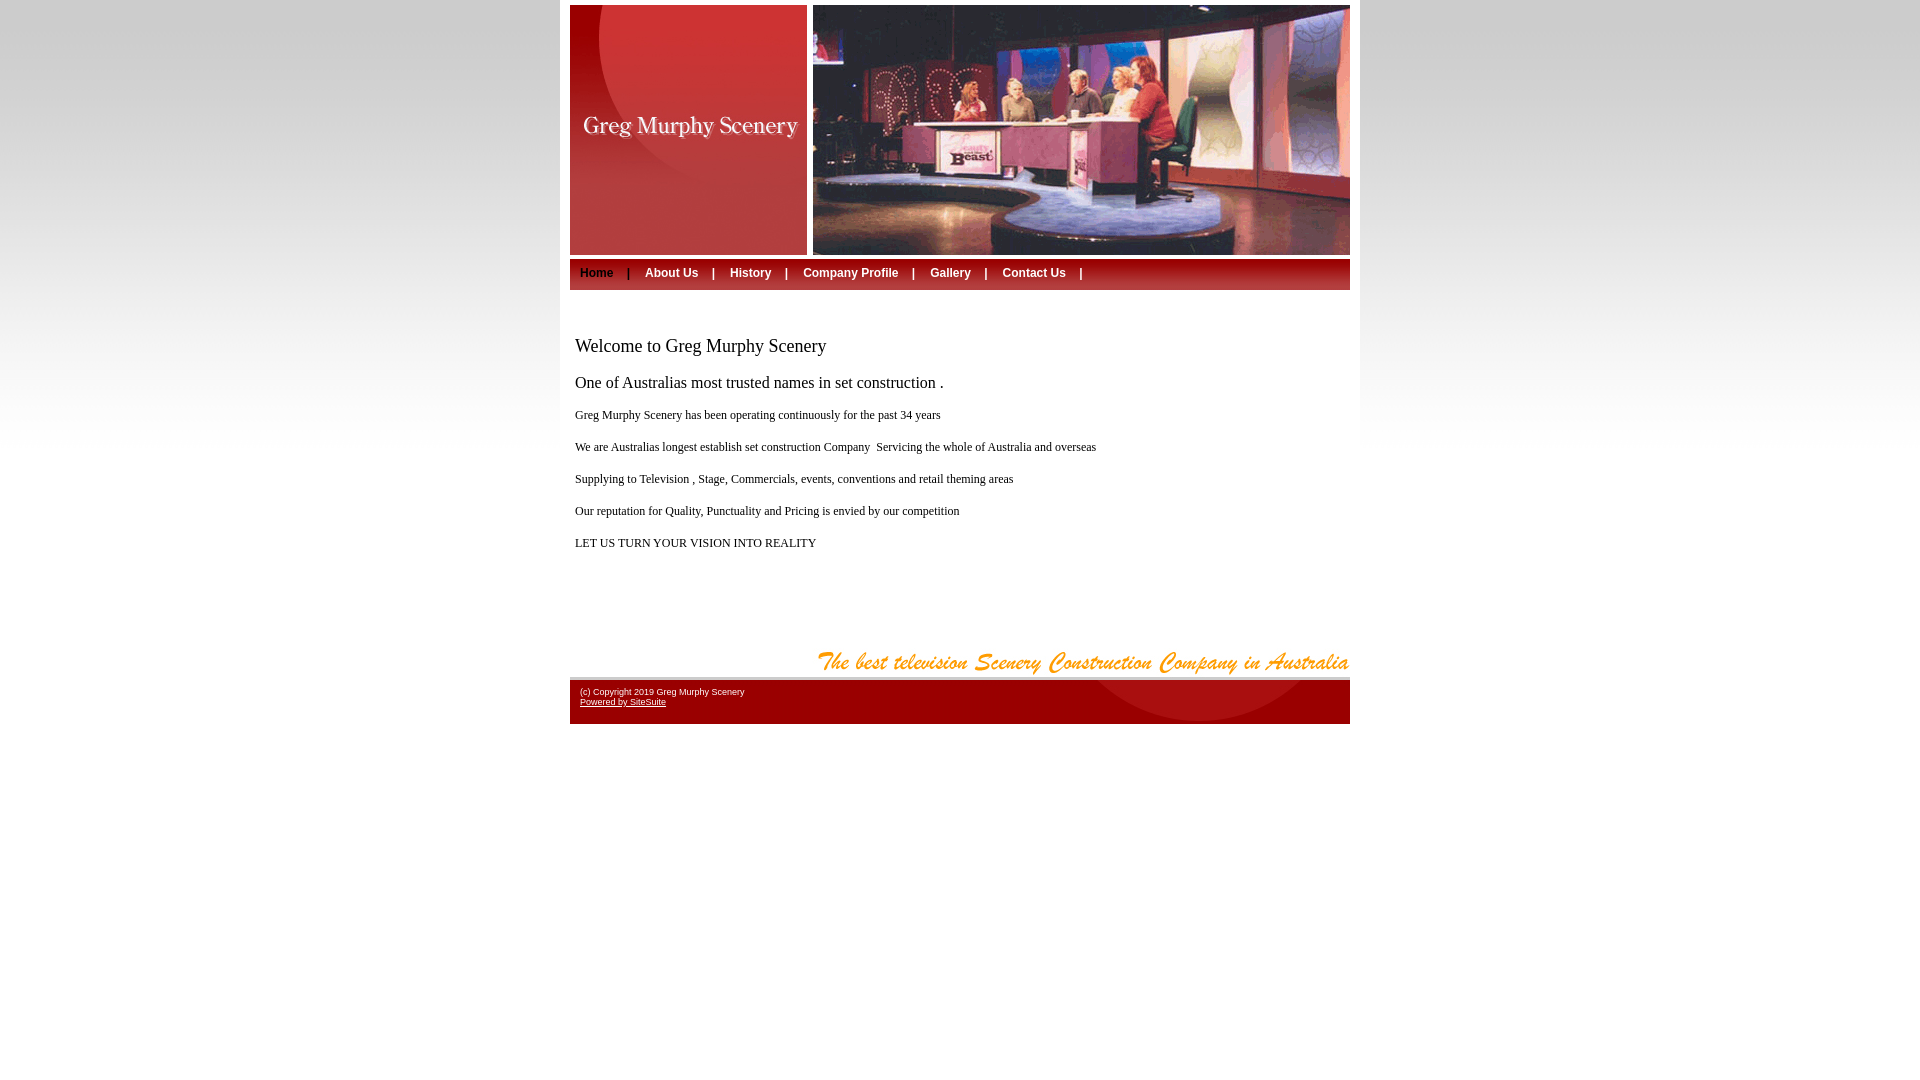 This screenshot has width=1920, height=1080. What do you see at coordinates (579, 701) in the screenshot?
I see `'Powered by SiteSuite'` at bounding box center [579, 701].